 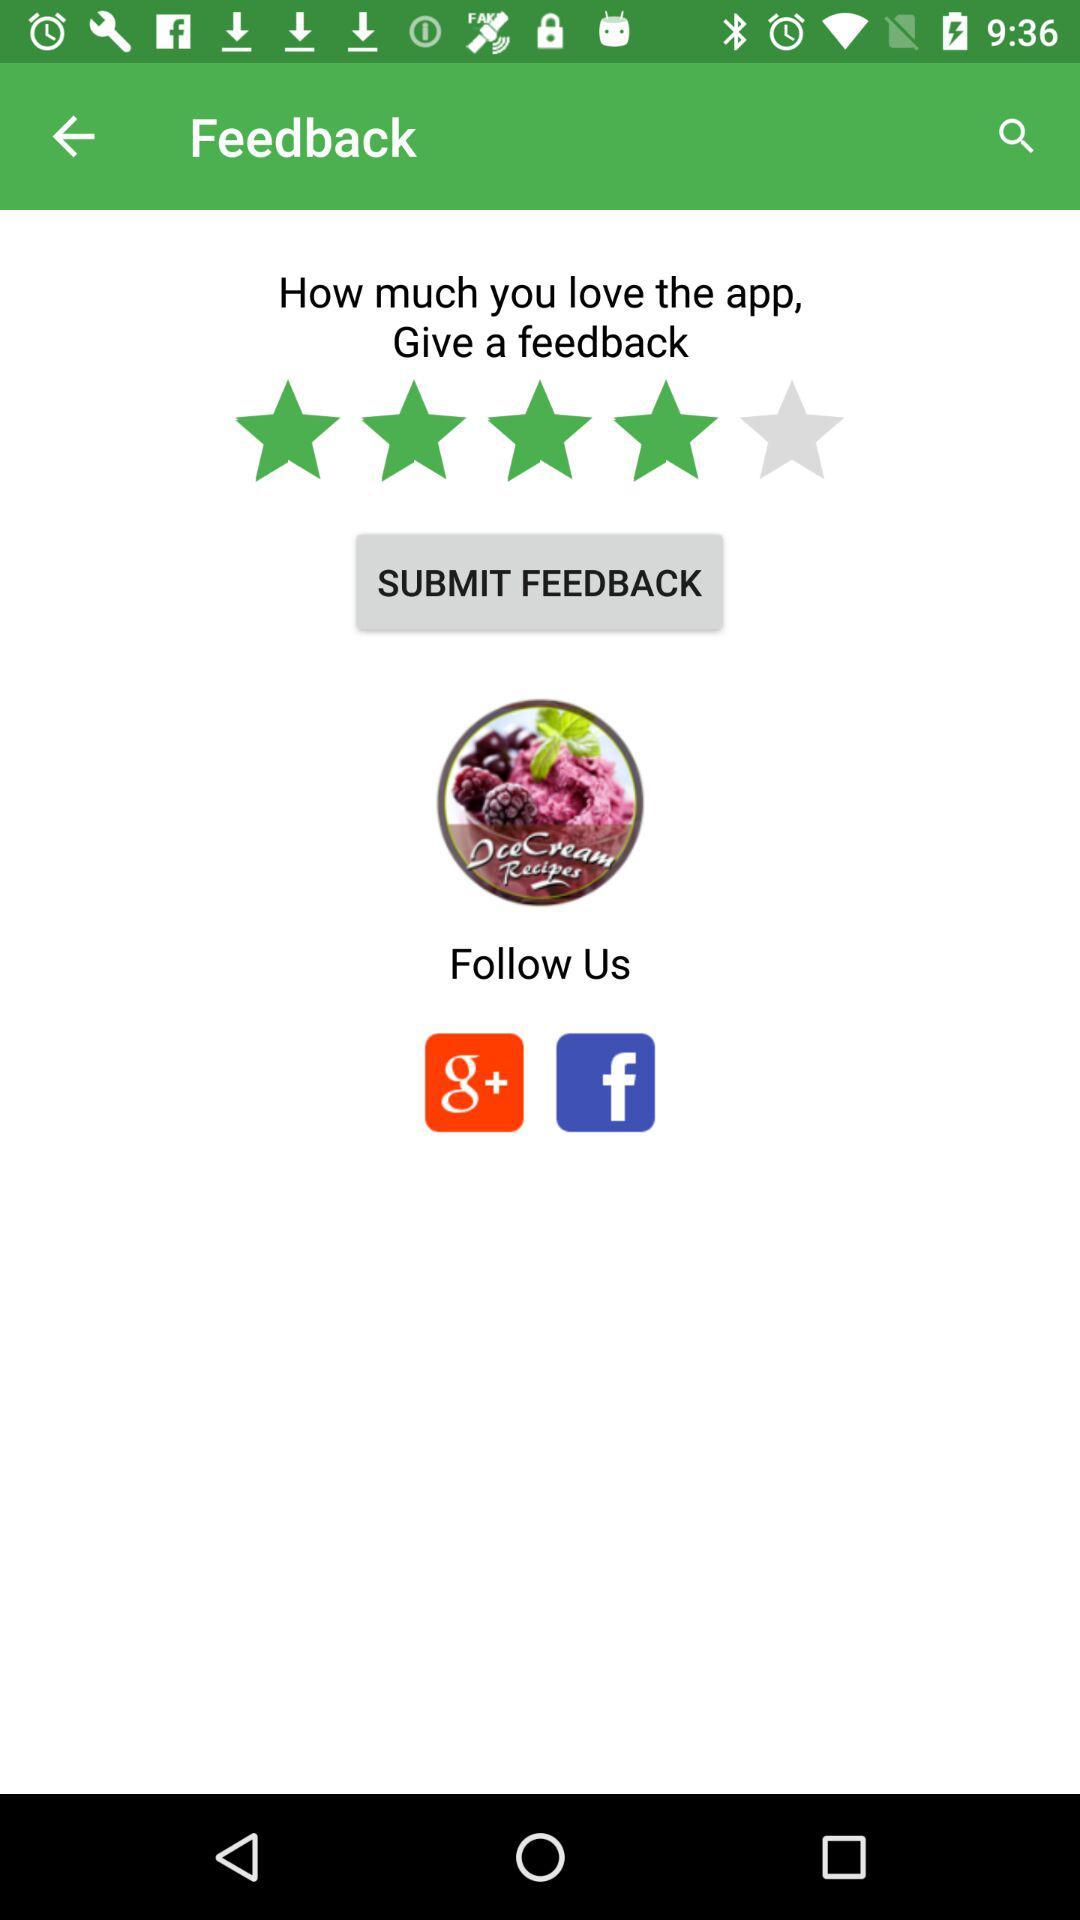 What do you see at coordinates (474, 1081) in the screenshot?
I see `the group icon` at bounding box center [474, 1081].